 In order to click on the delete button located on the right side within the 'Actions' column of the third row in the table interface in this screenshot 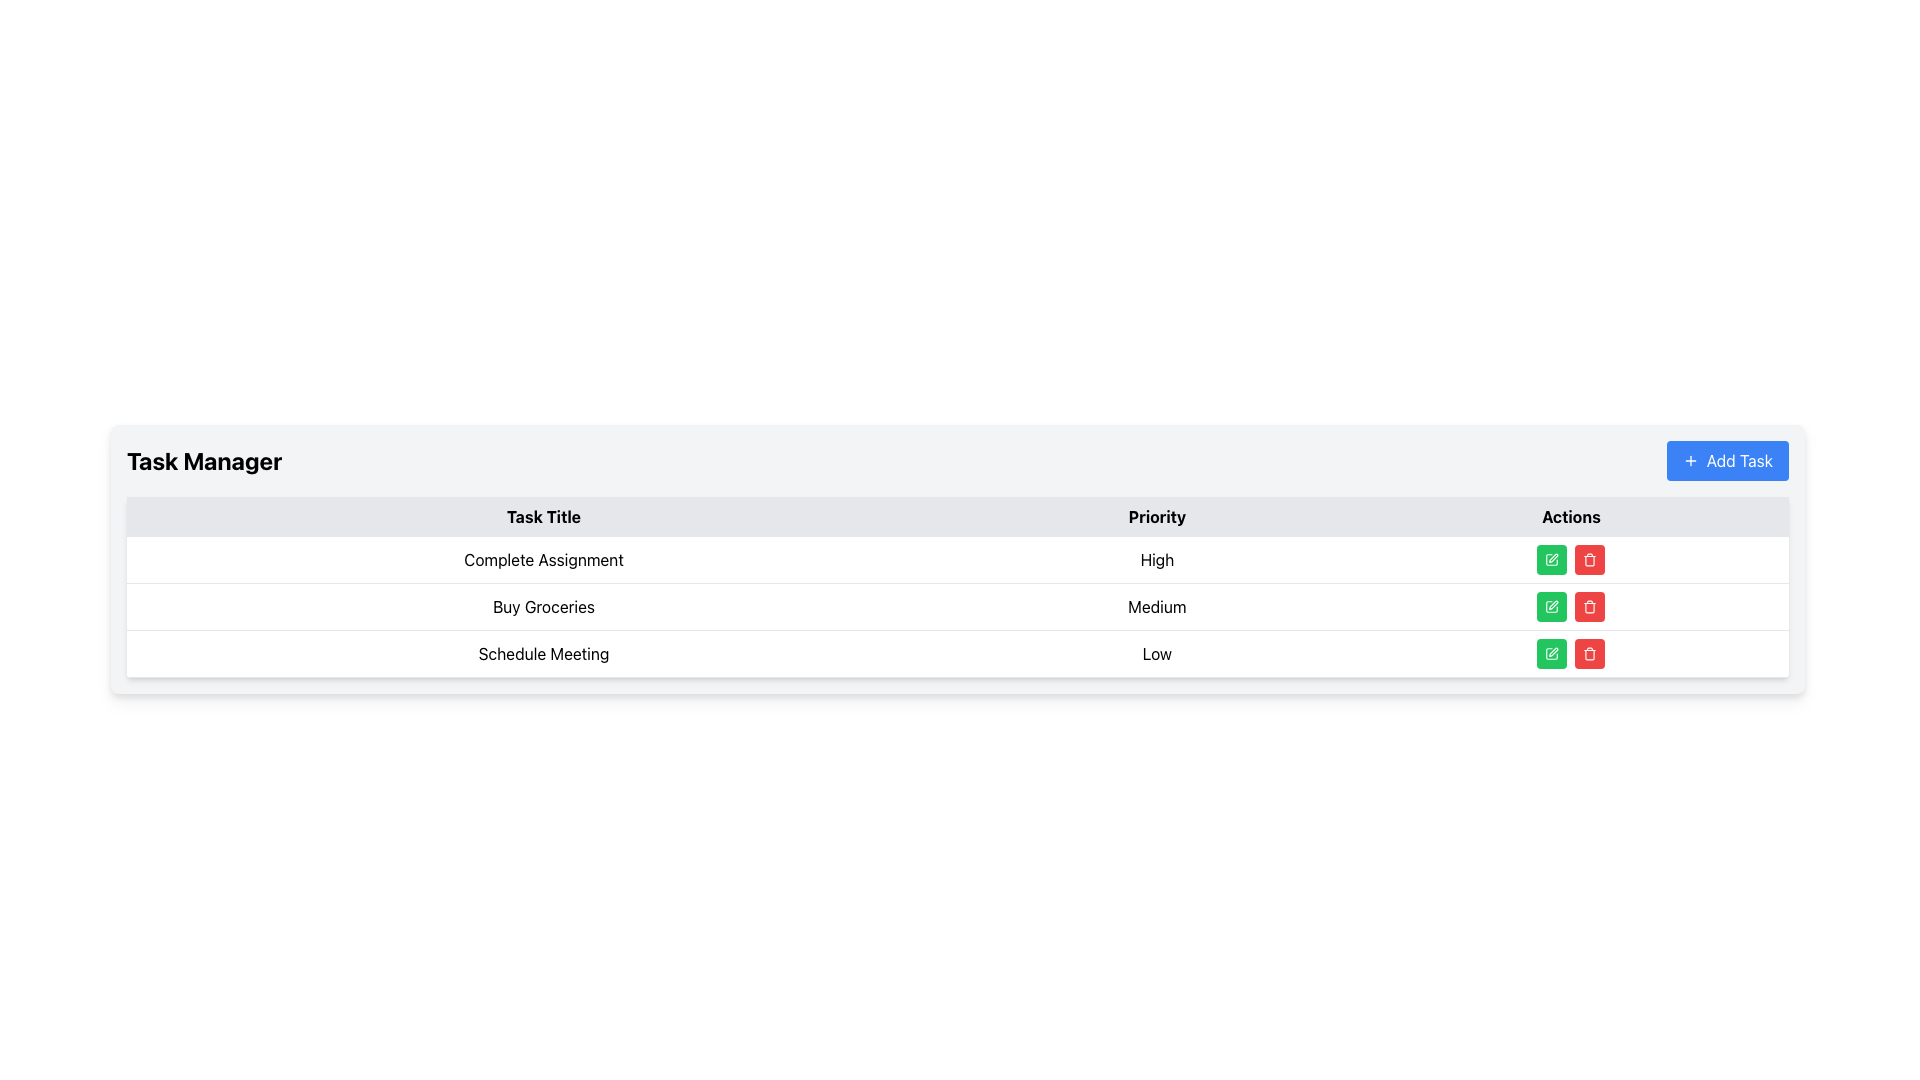, I will do `click(1589, 605)`.